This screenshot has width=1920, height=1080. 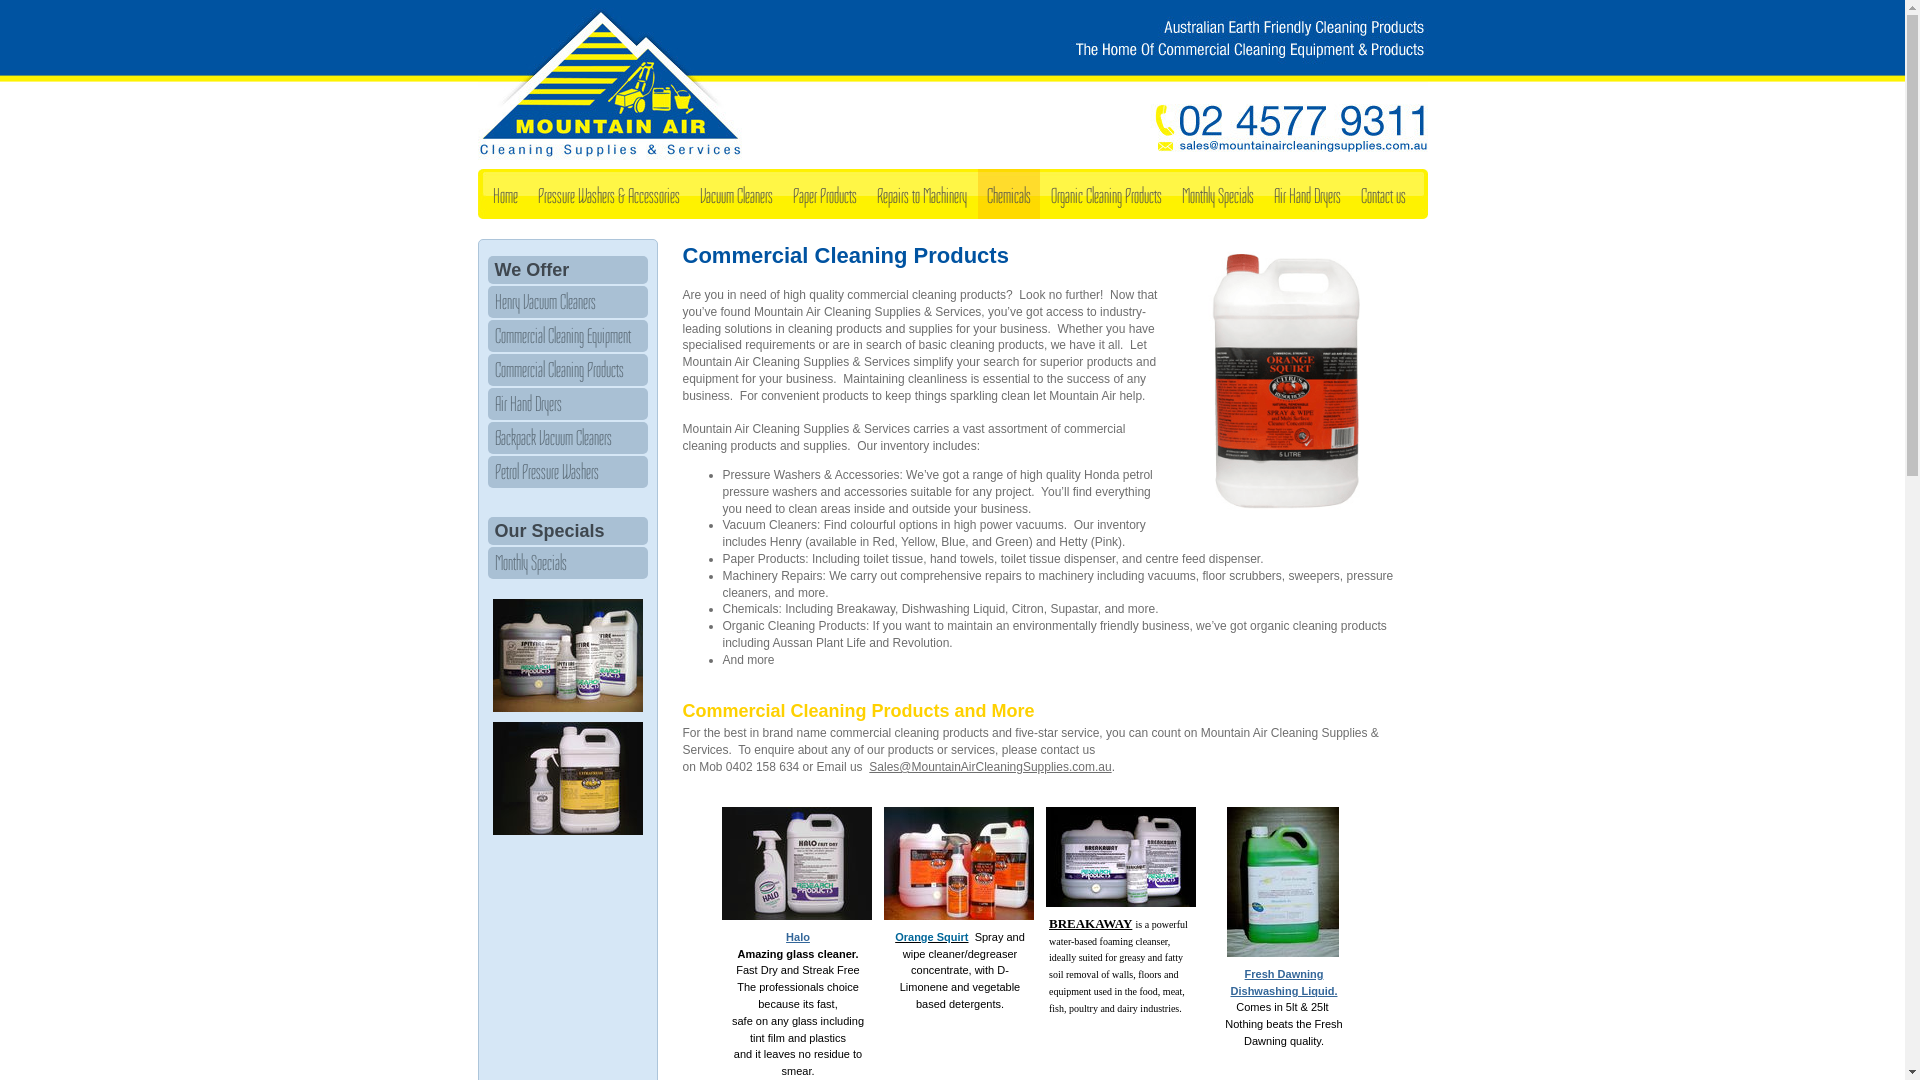 What do you see at coordinates (505, 193) in the screenshot?
I see `'Home'` at bounding box center [505, 193].